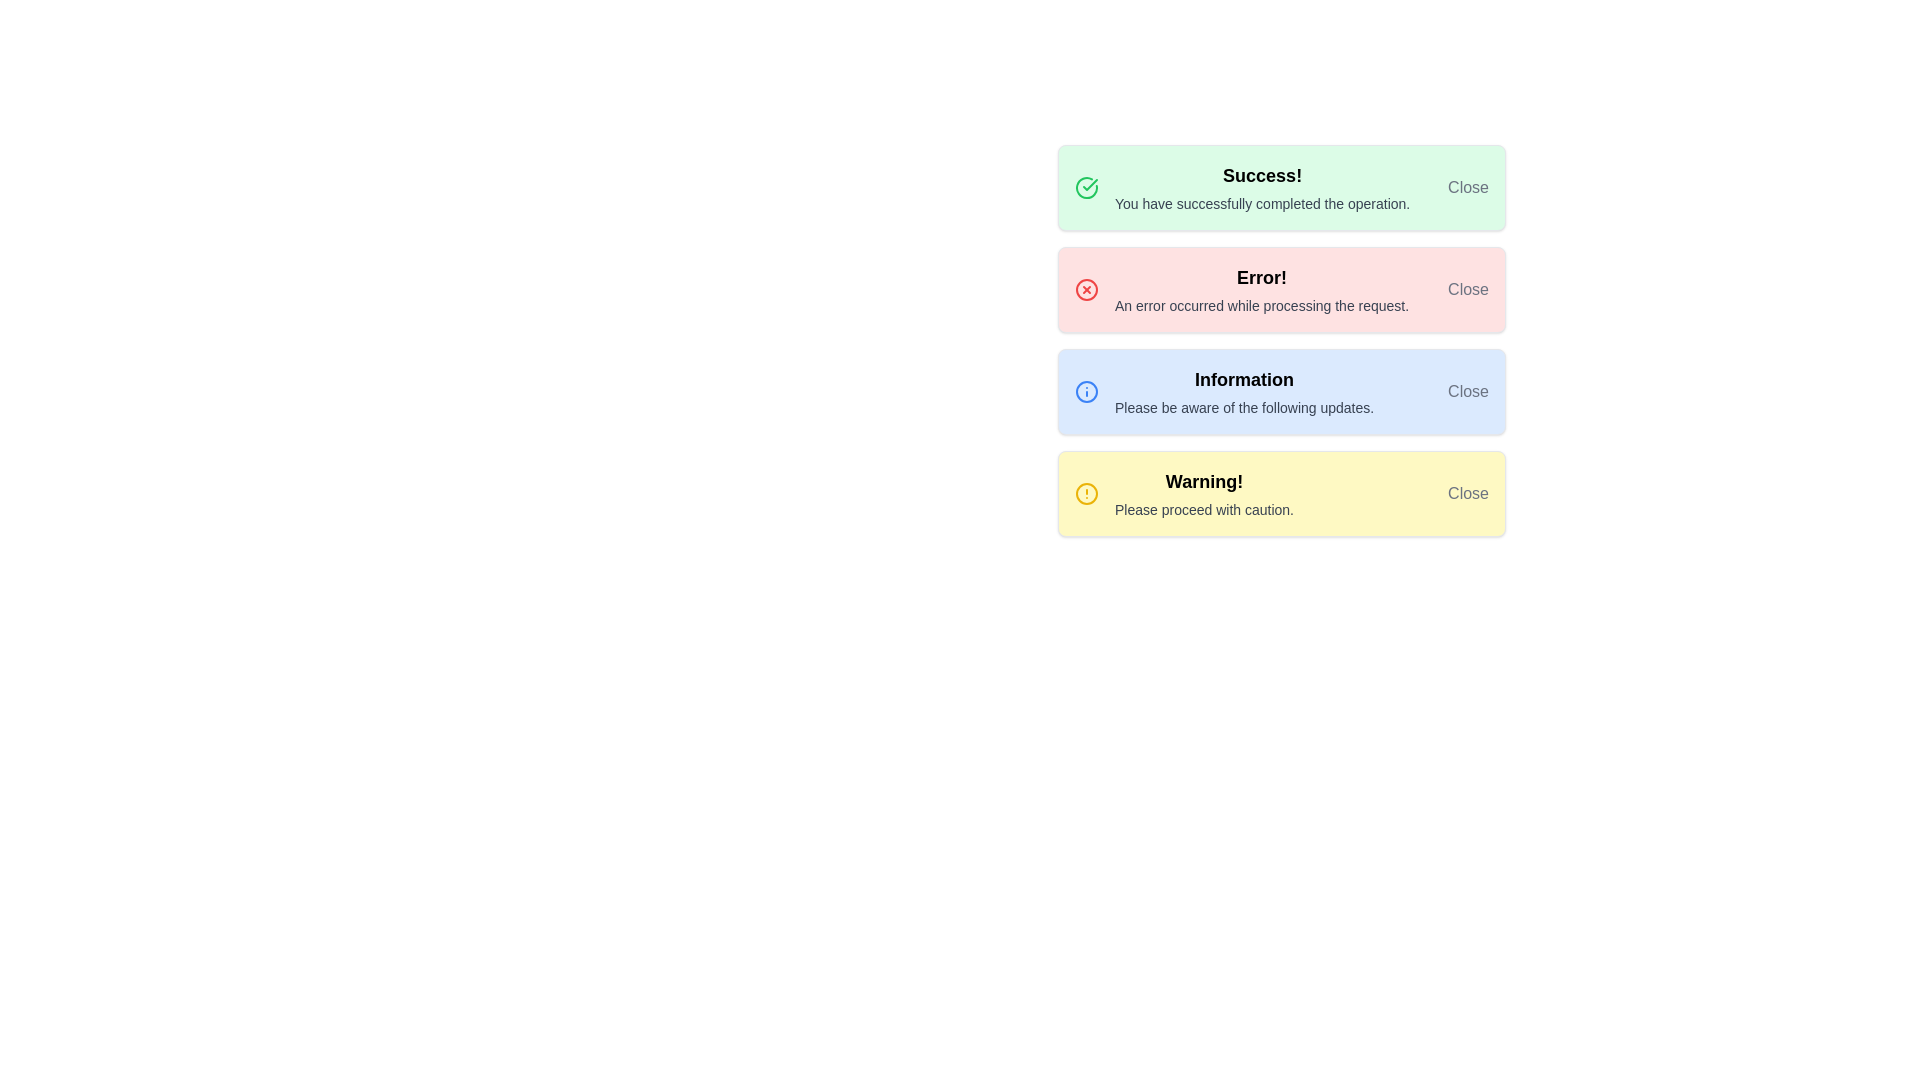 The height and width of the screenshot is (1080, 1920). I want to click on the Informational text component, which is a blue rectangular section containing bold text 'Information' and standard text 'Please be aware of the following updates.', so click(1243, 392).